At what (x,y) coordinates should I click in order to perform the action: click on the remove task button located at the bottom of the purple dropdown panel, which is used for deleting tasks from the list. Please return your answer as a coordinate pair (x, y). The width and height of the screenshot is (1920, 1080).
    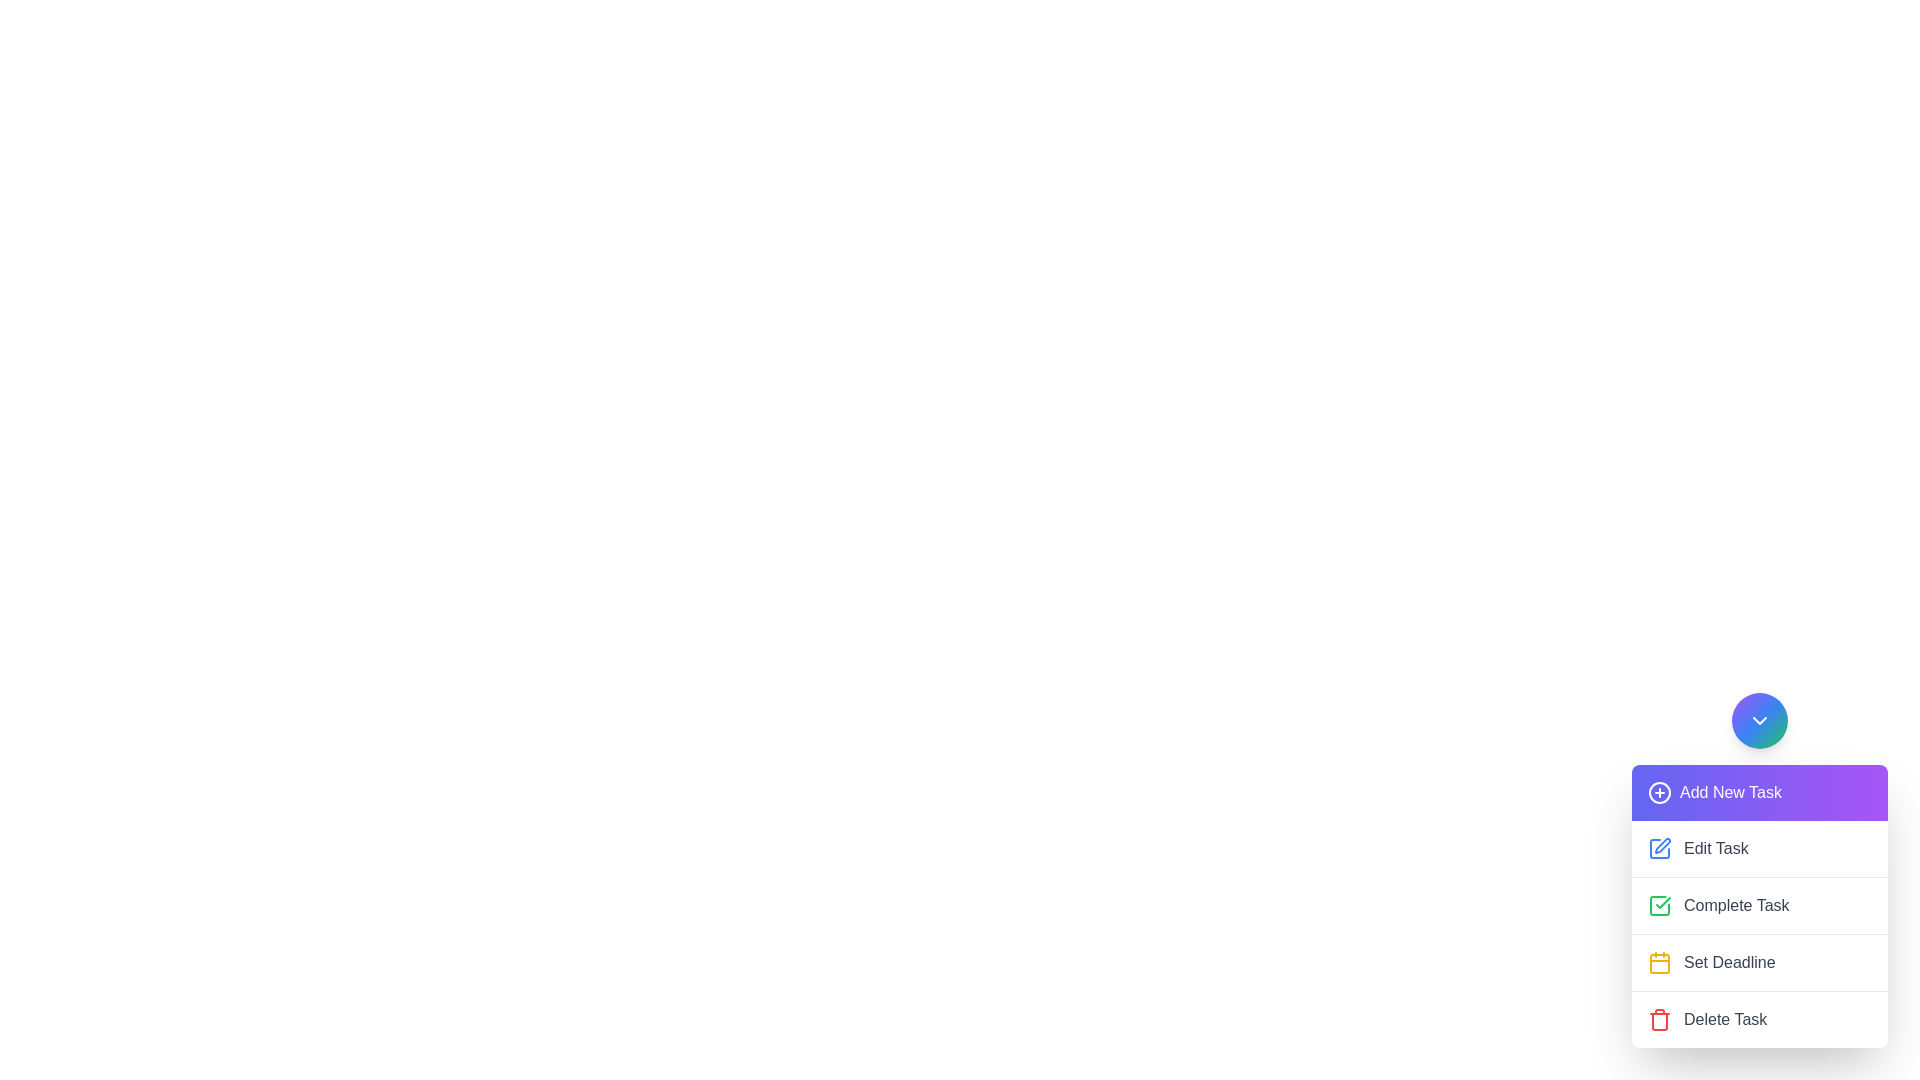
    Looking at the image, I should click on (1760, 1018).